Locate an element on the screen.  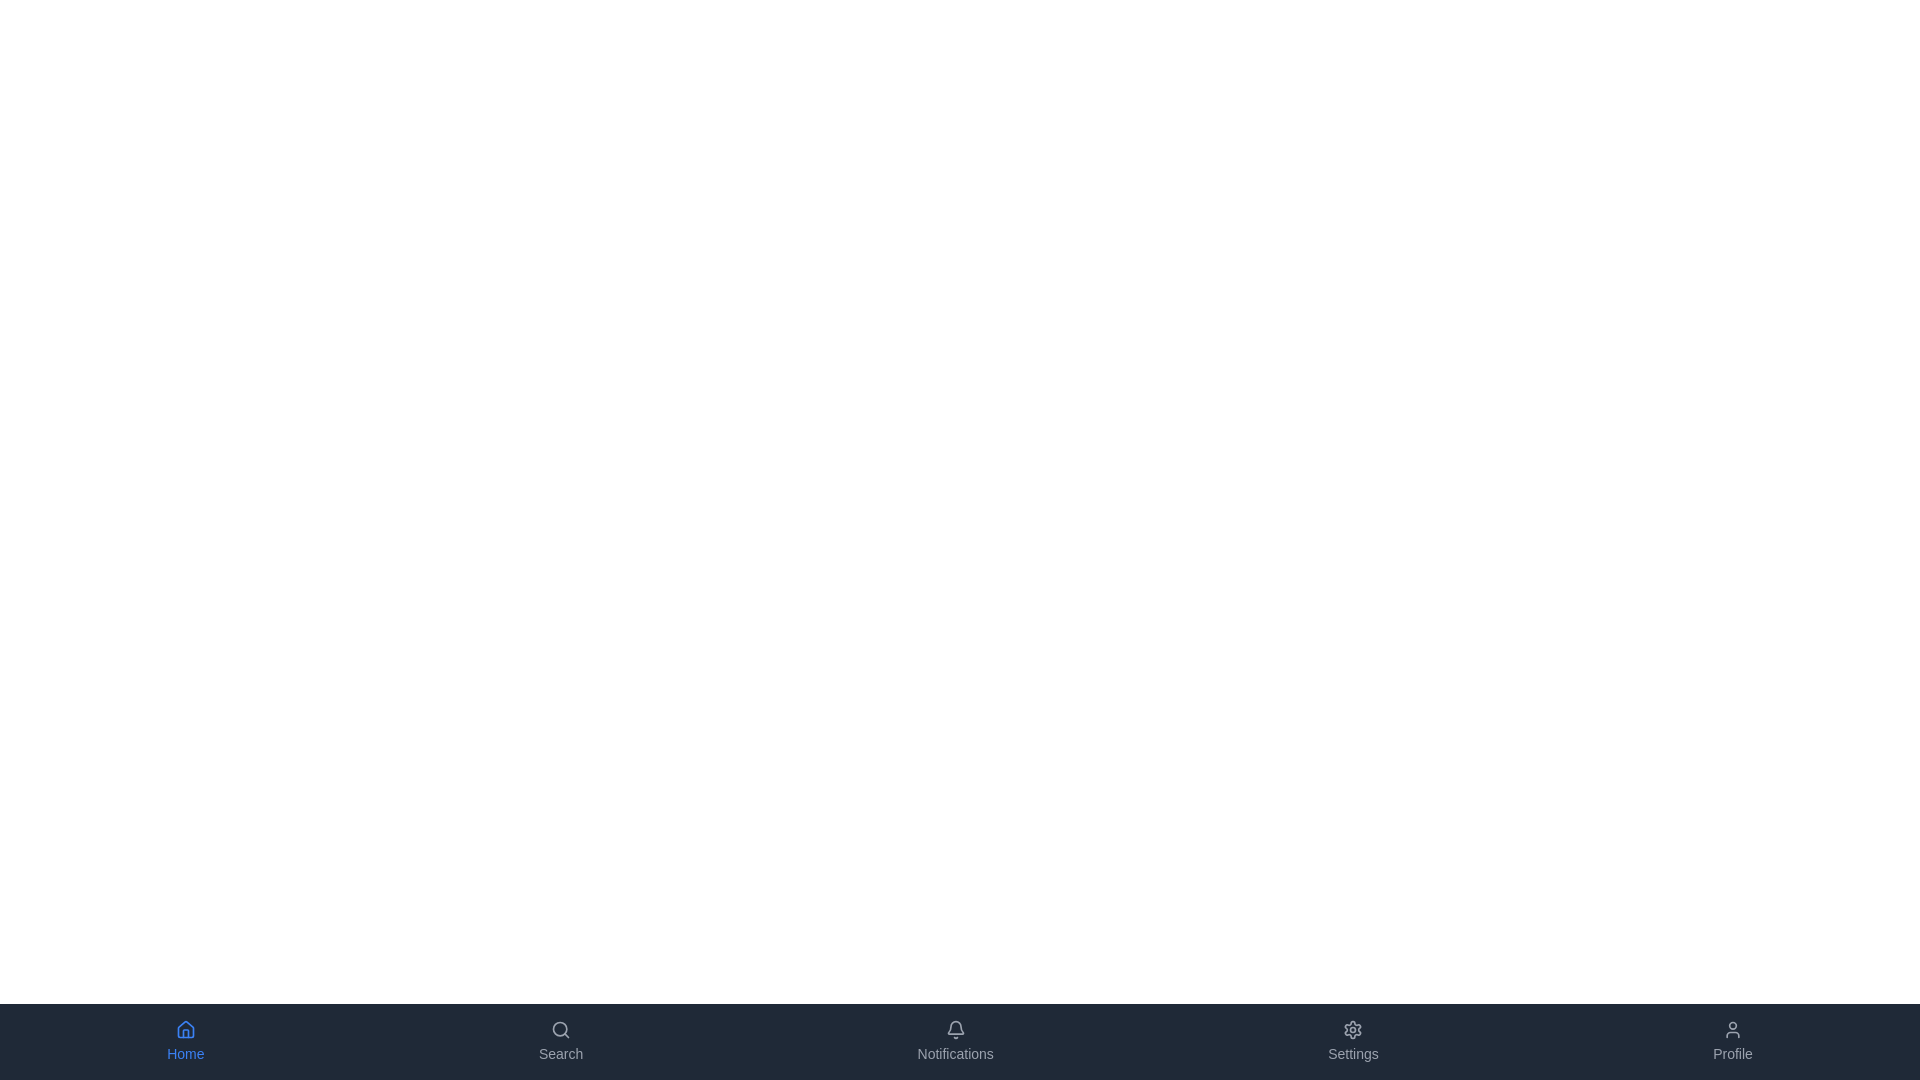
the magnifying glass icon located in the bottom navigation bar, positioned above the 'Search' label is located at coordinates (560, 1029).